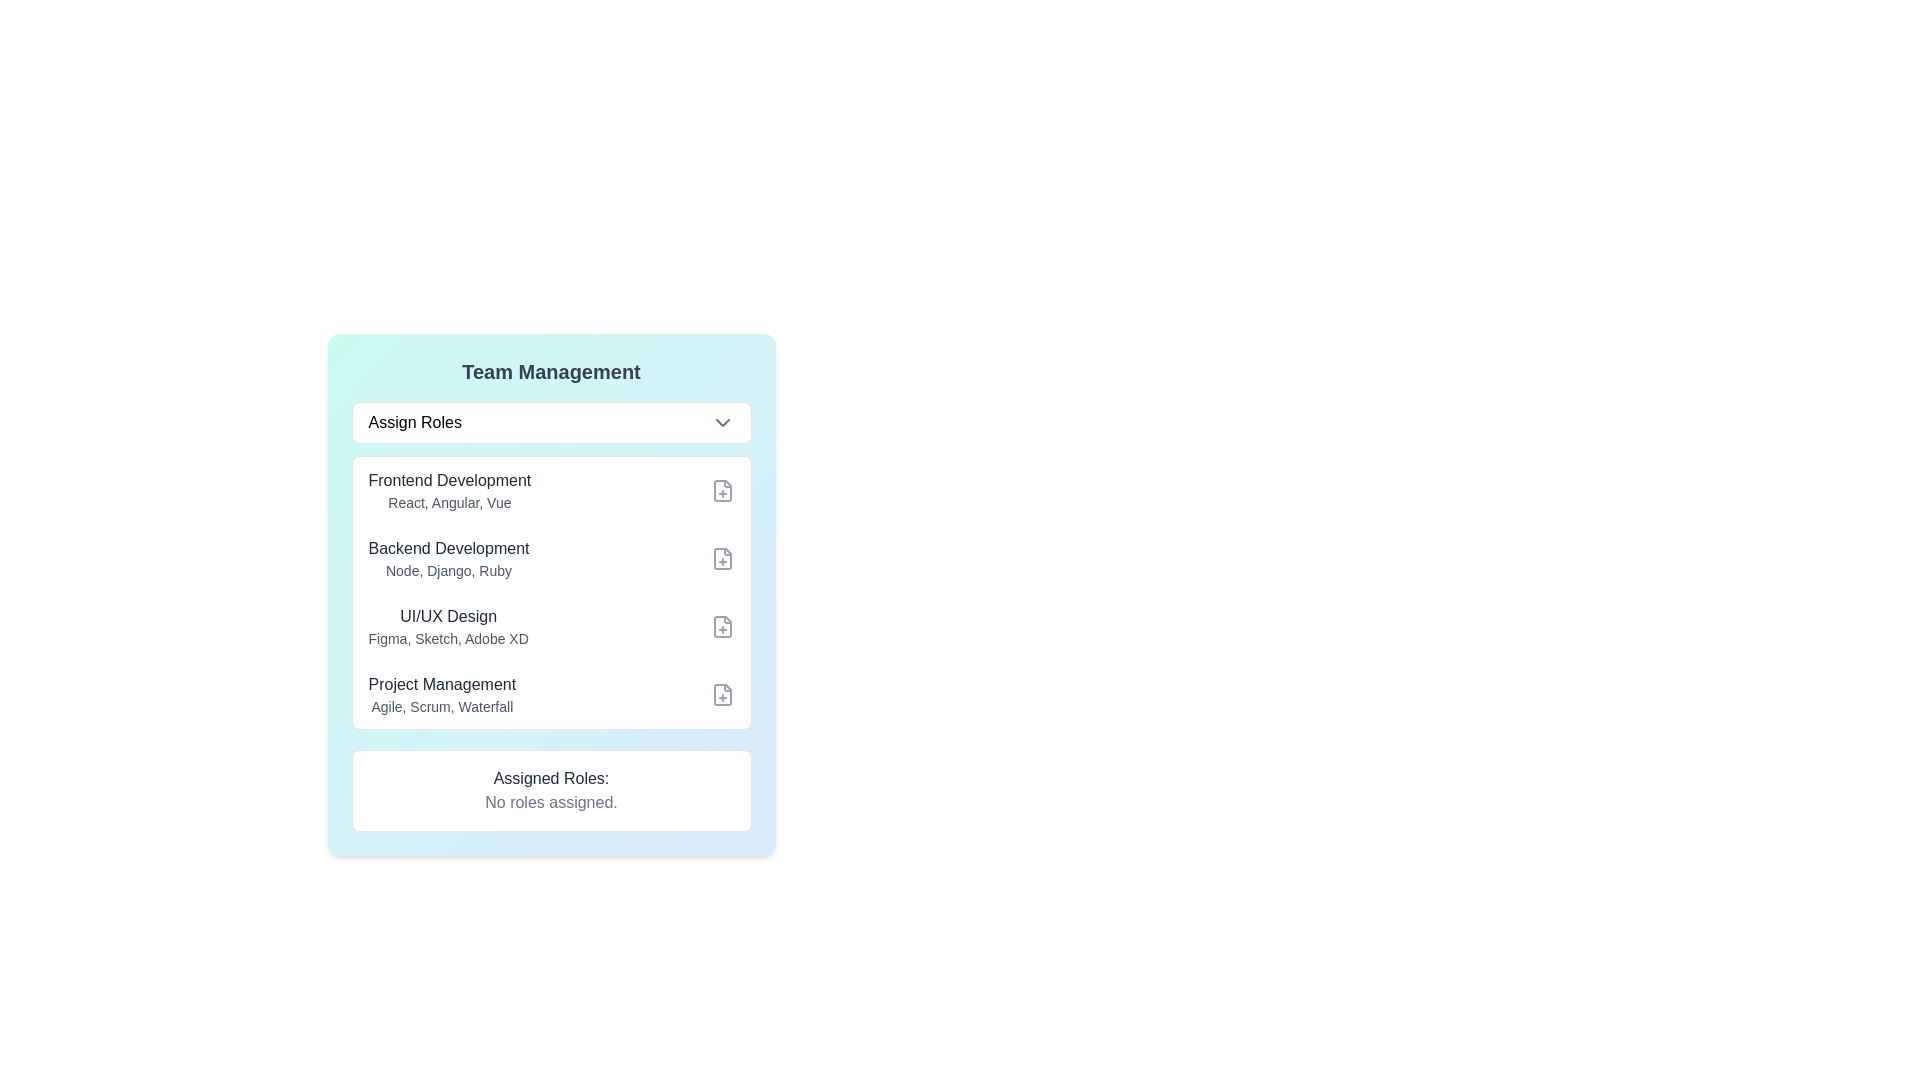 Image resolution: width=1920 pixels, height=1080 pixels. Describe the element at coordinates (721, 490) in the screenshot. I see `the icon button resembling a document with a plus sign, located to the far right of the 'Frontend Development' row, next to the text 'React, Angular, Vue'` at that location.